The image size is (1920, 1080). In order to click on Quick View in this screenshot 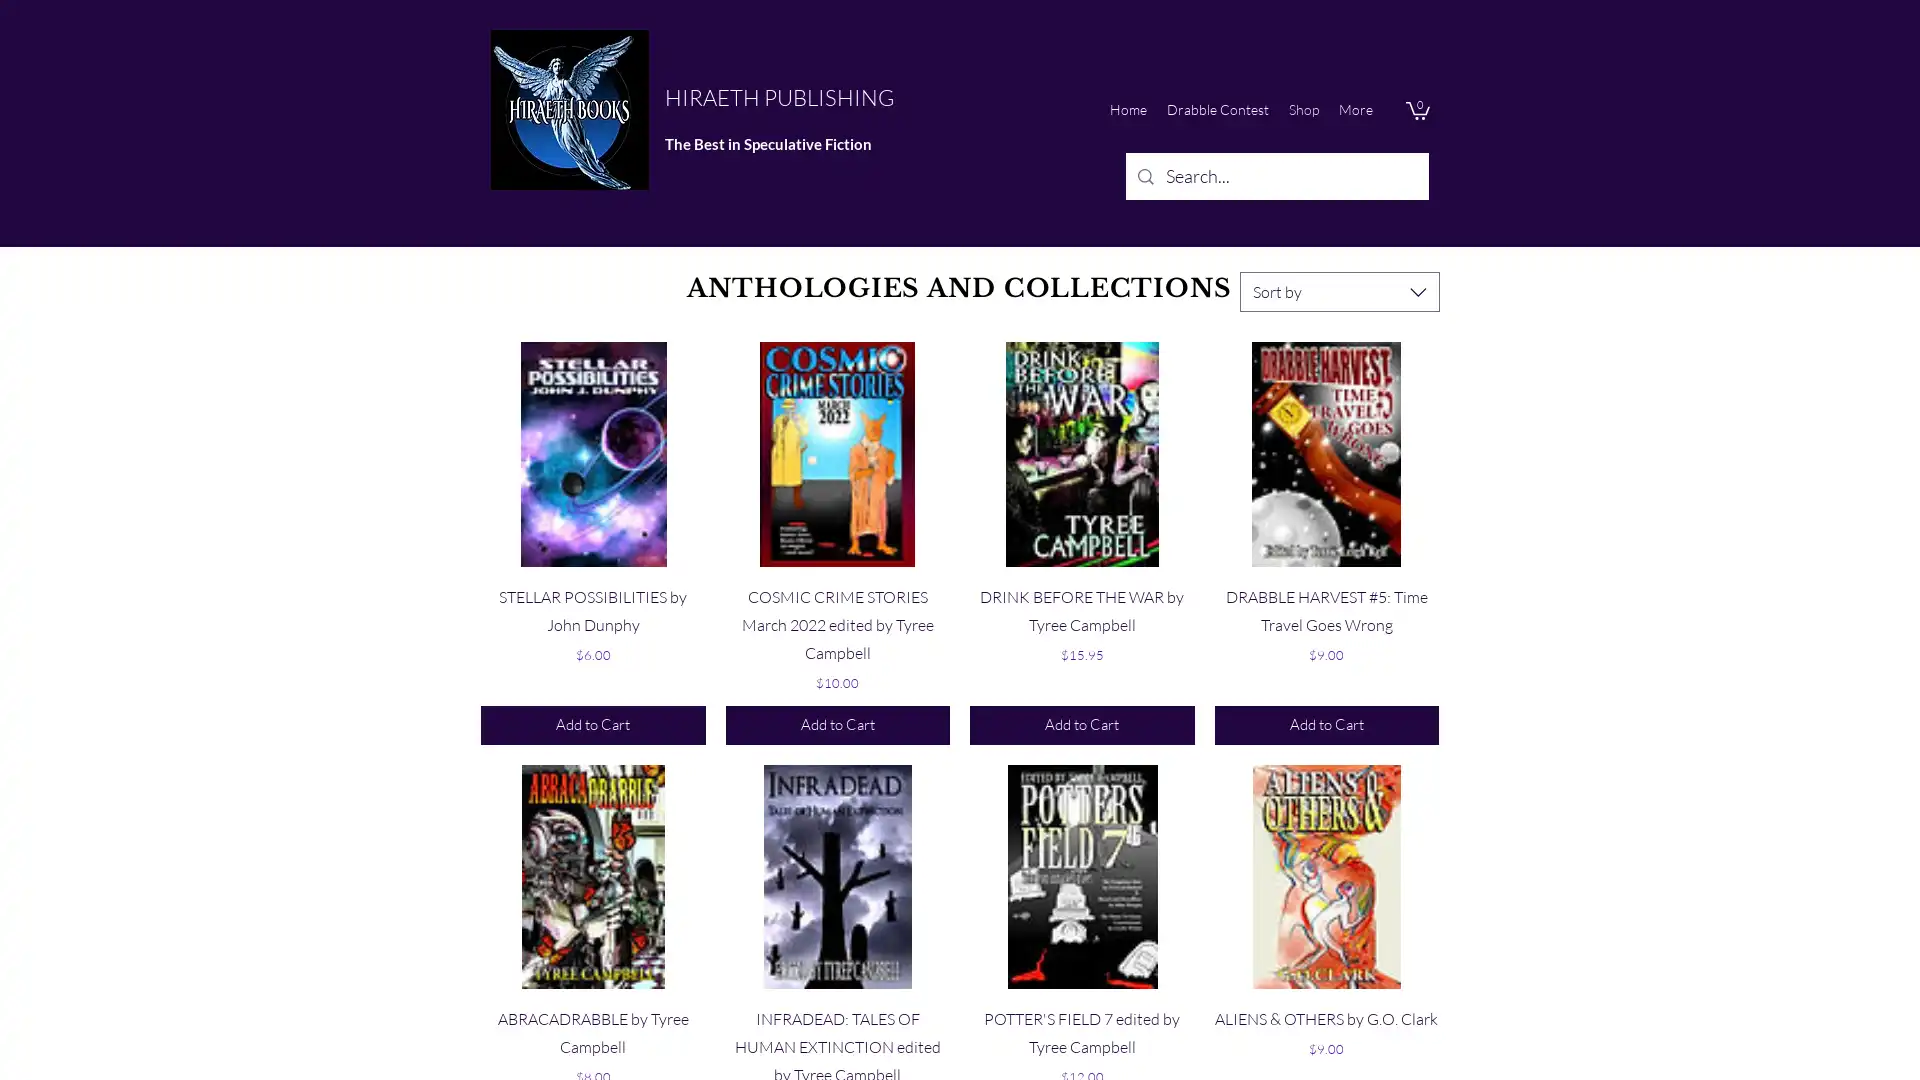, I will do `click(837, 1014)`.